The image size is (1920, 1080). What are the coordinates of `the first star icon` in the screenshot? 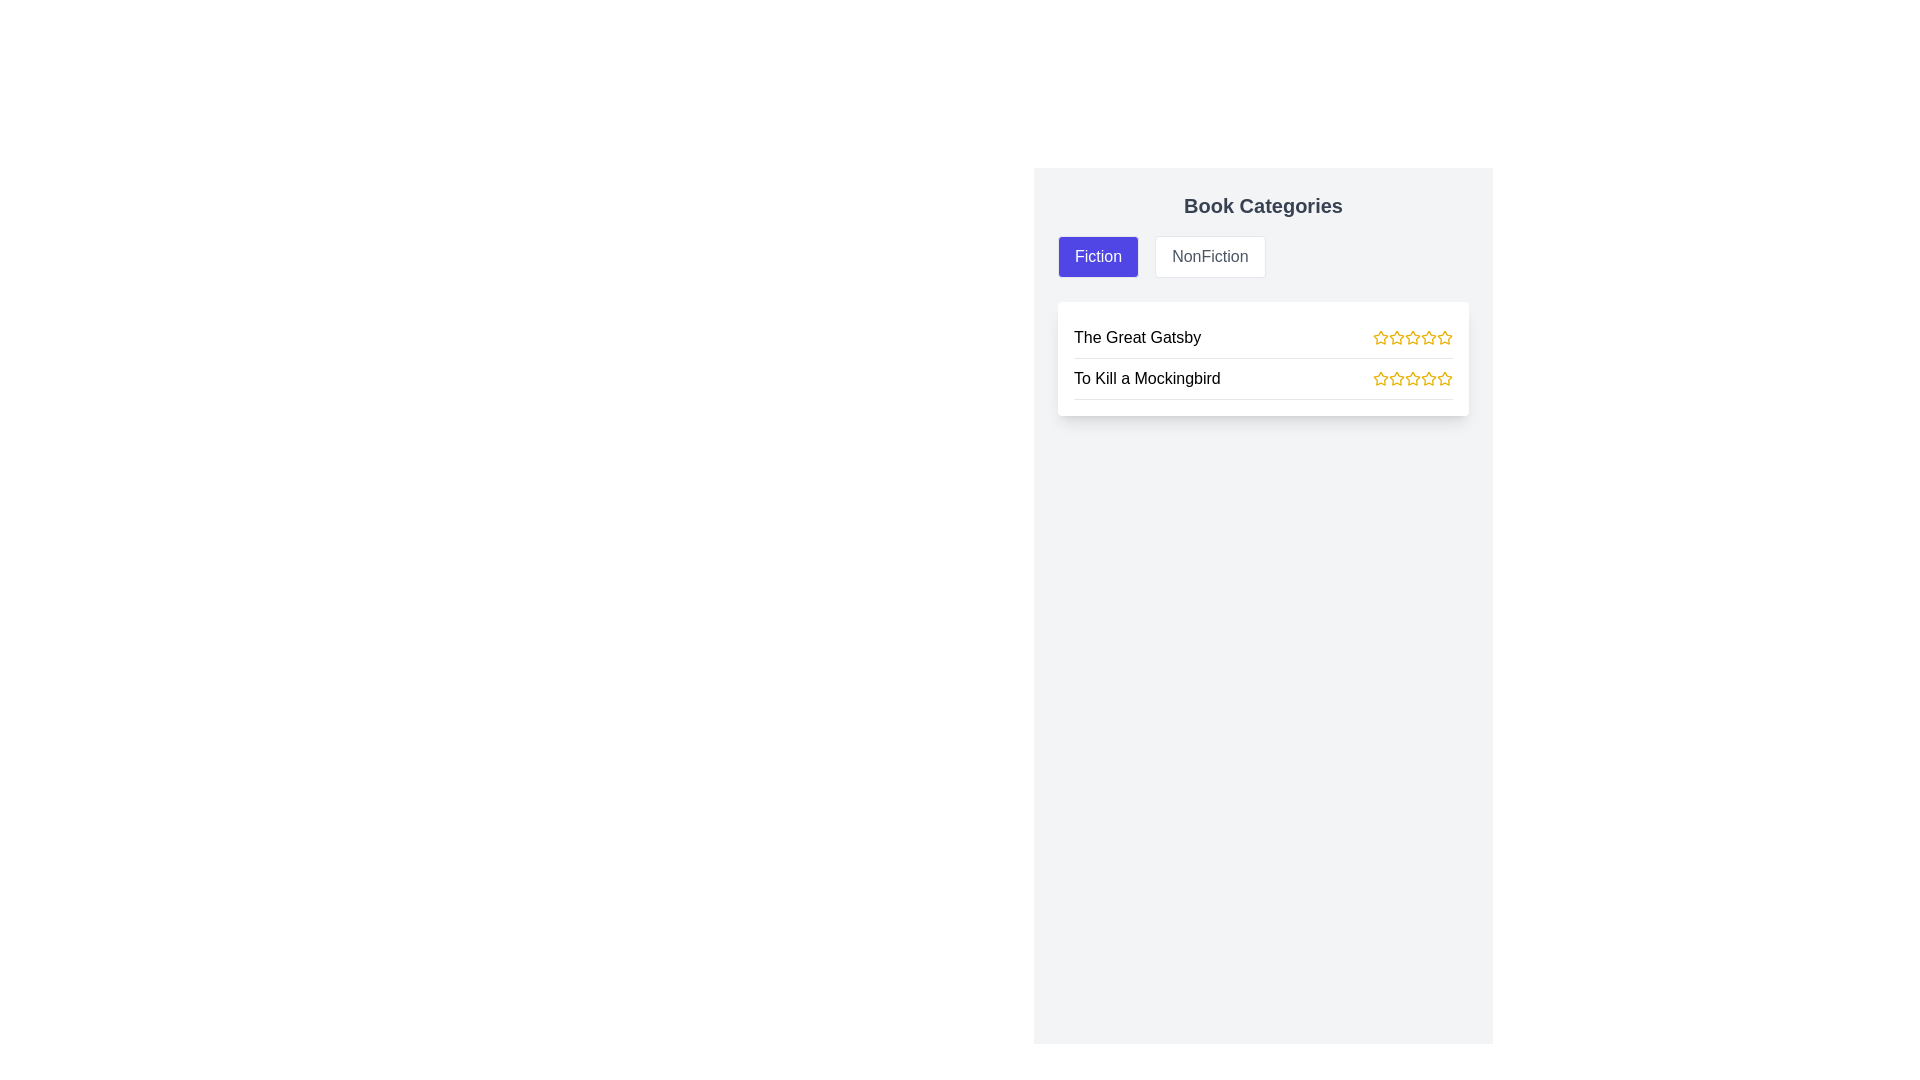 It's located at (1395, 335).